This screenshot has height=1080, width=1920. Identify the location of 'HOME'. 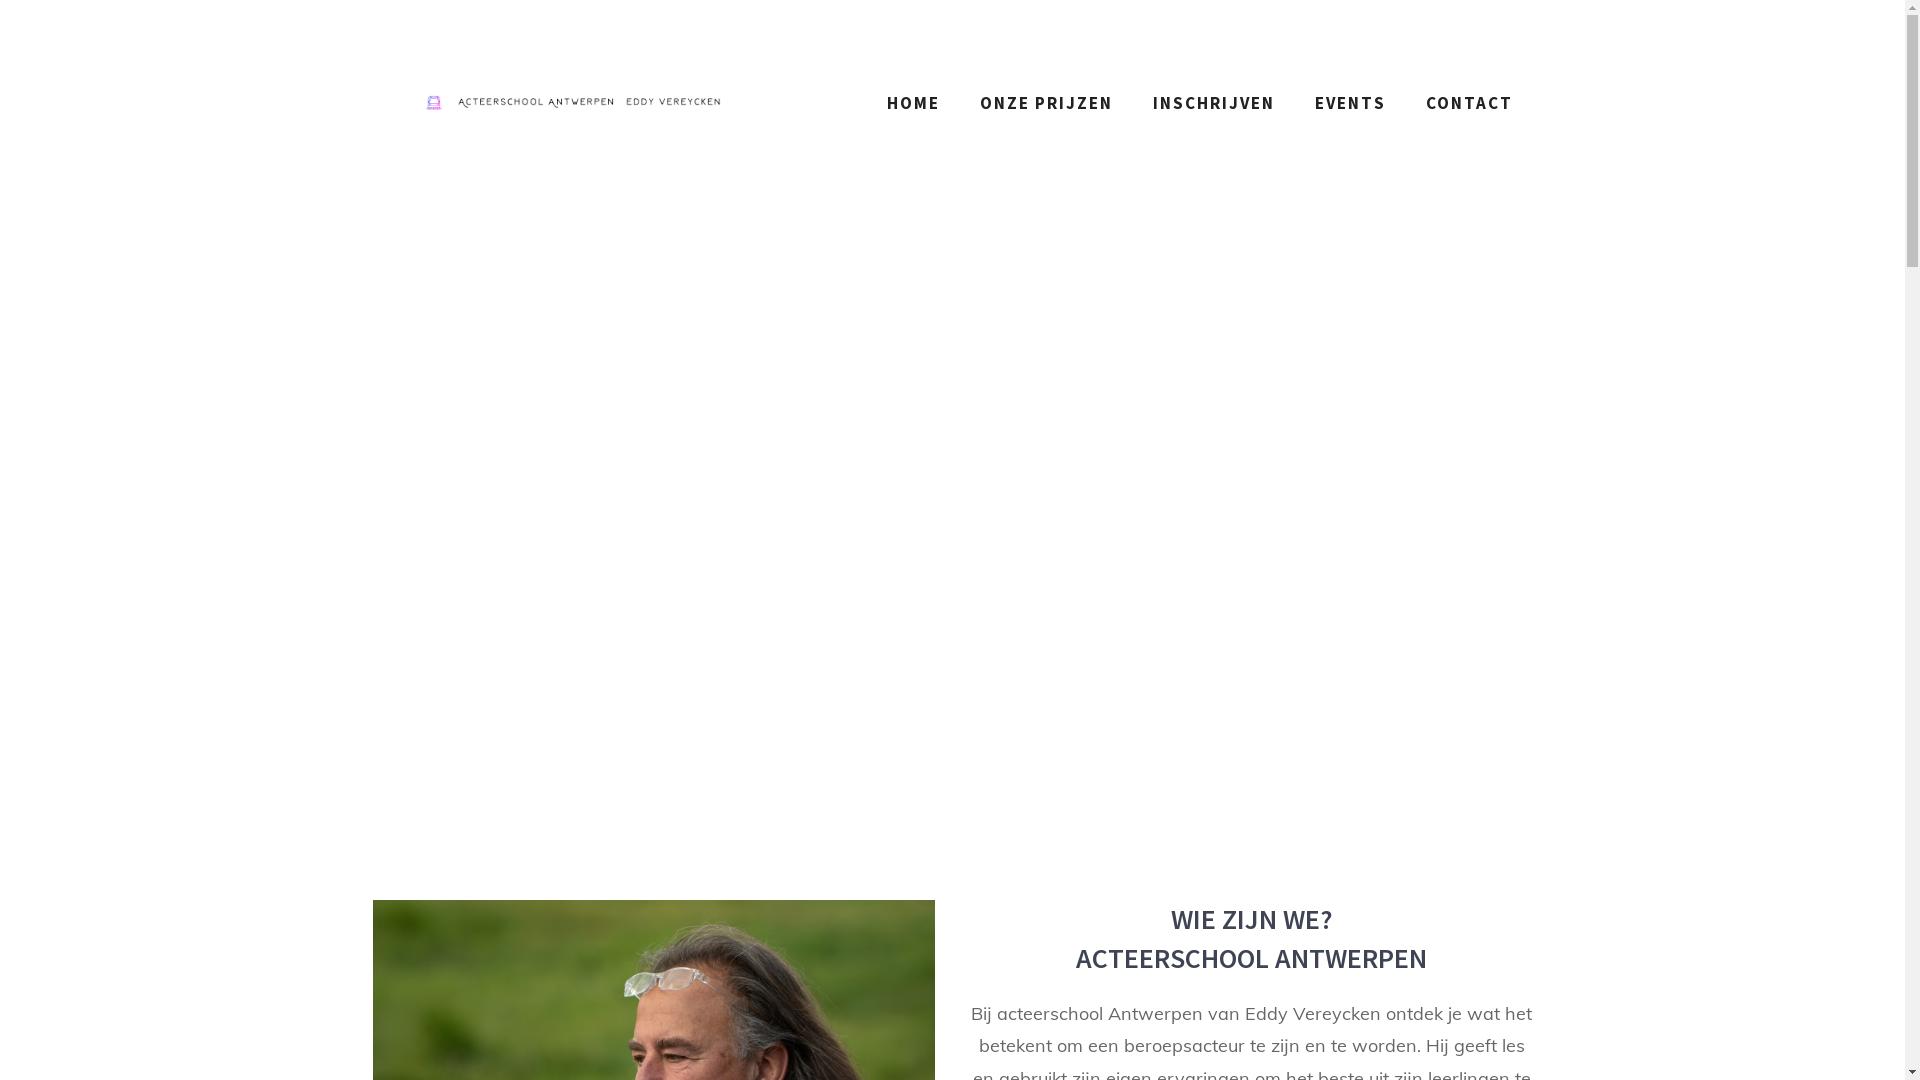
(865, 103).